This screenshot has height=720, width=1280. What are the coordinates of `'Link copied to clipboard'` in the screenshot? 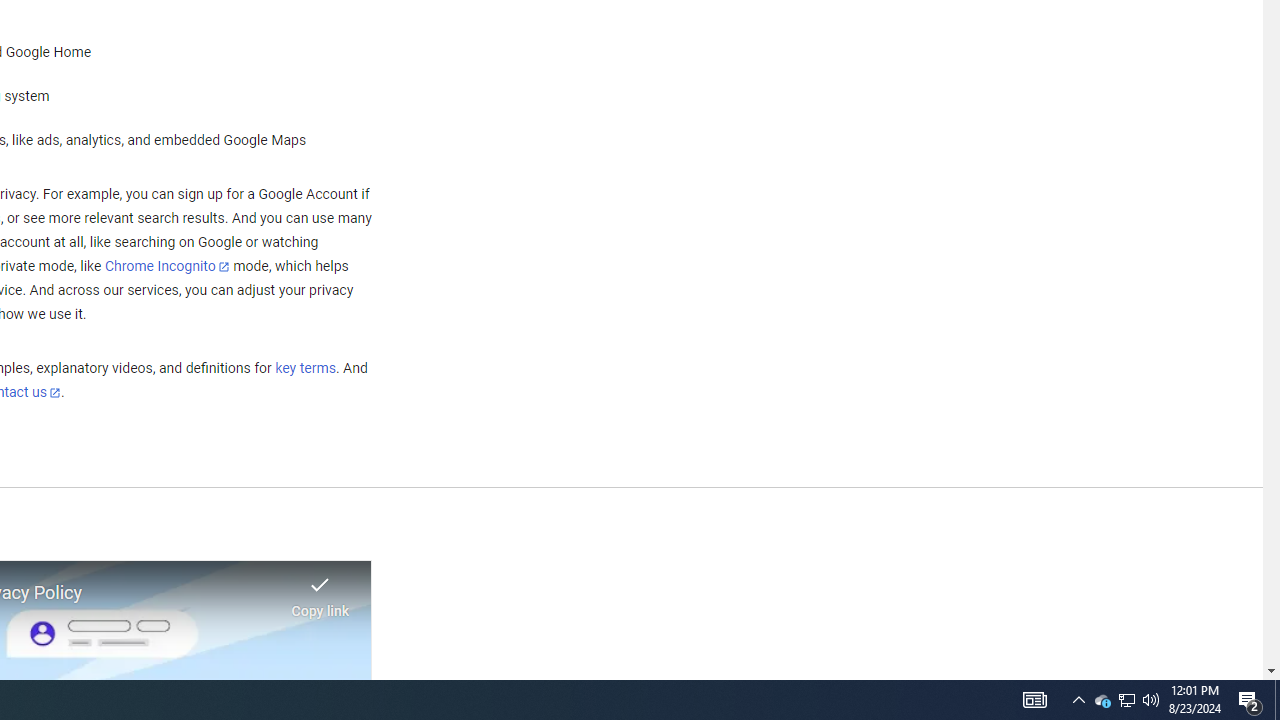 It's located at (320, 590).